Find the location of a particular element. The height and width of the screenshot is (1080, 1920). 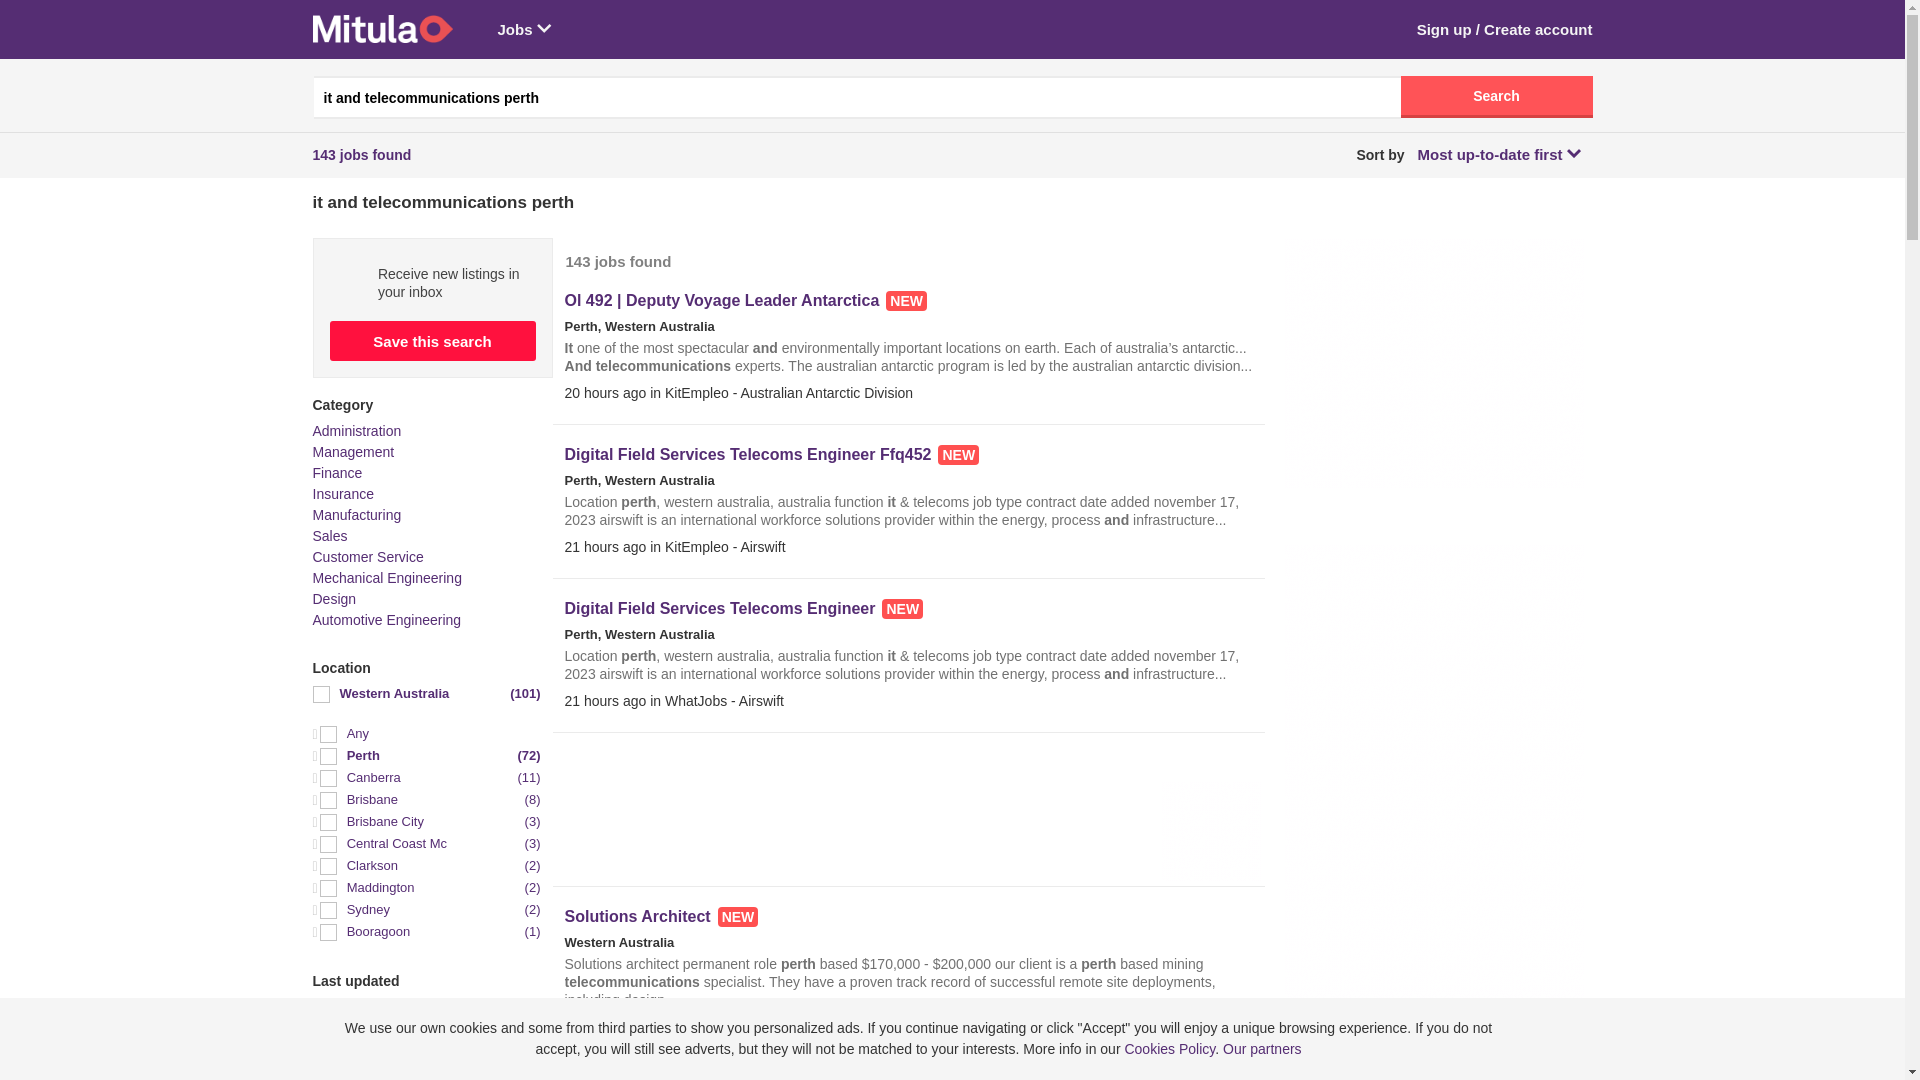

'Management' is located at coordinates (353, 451).